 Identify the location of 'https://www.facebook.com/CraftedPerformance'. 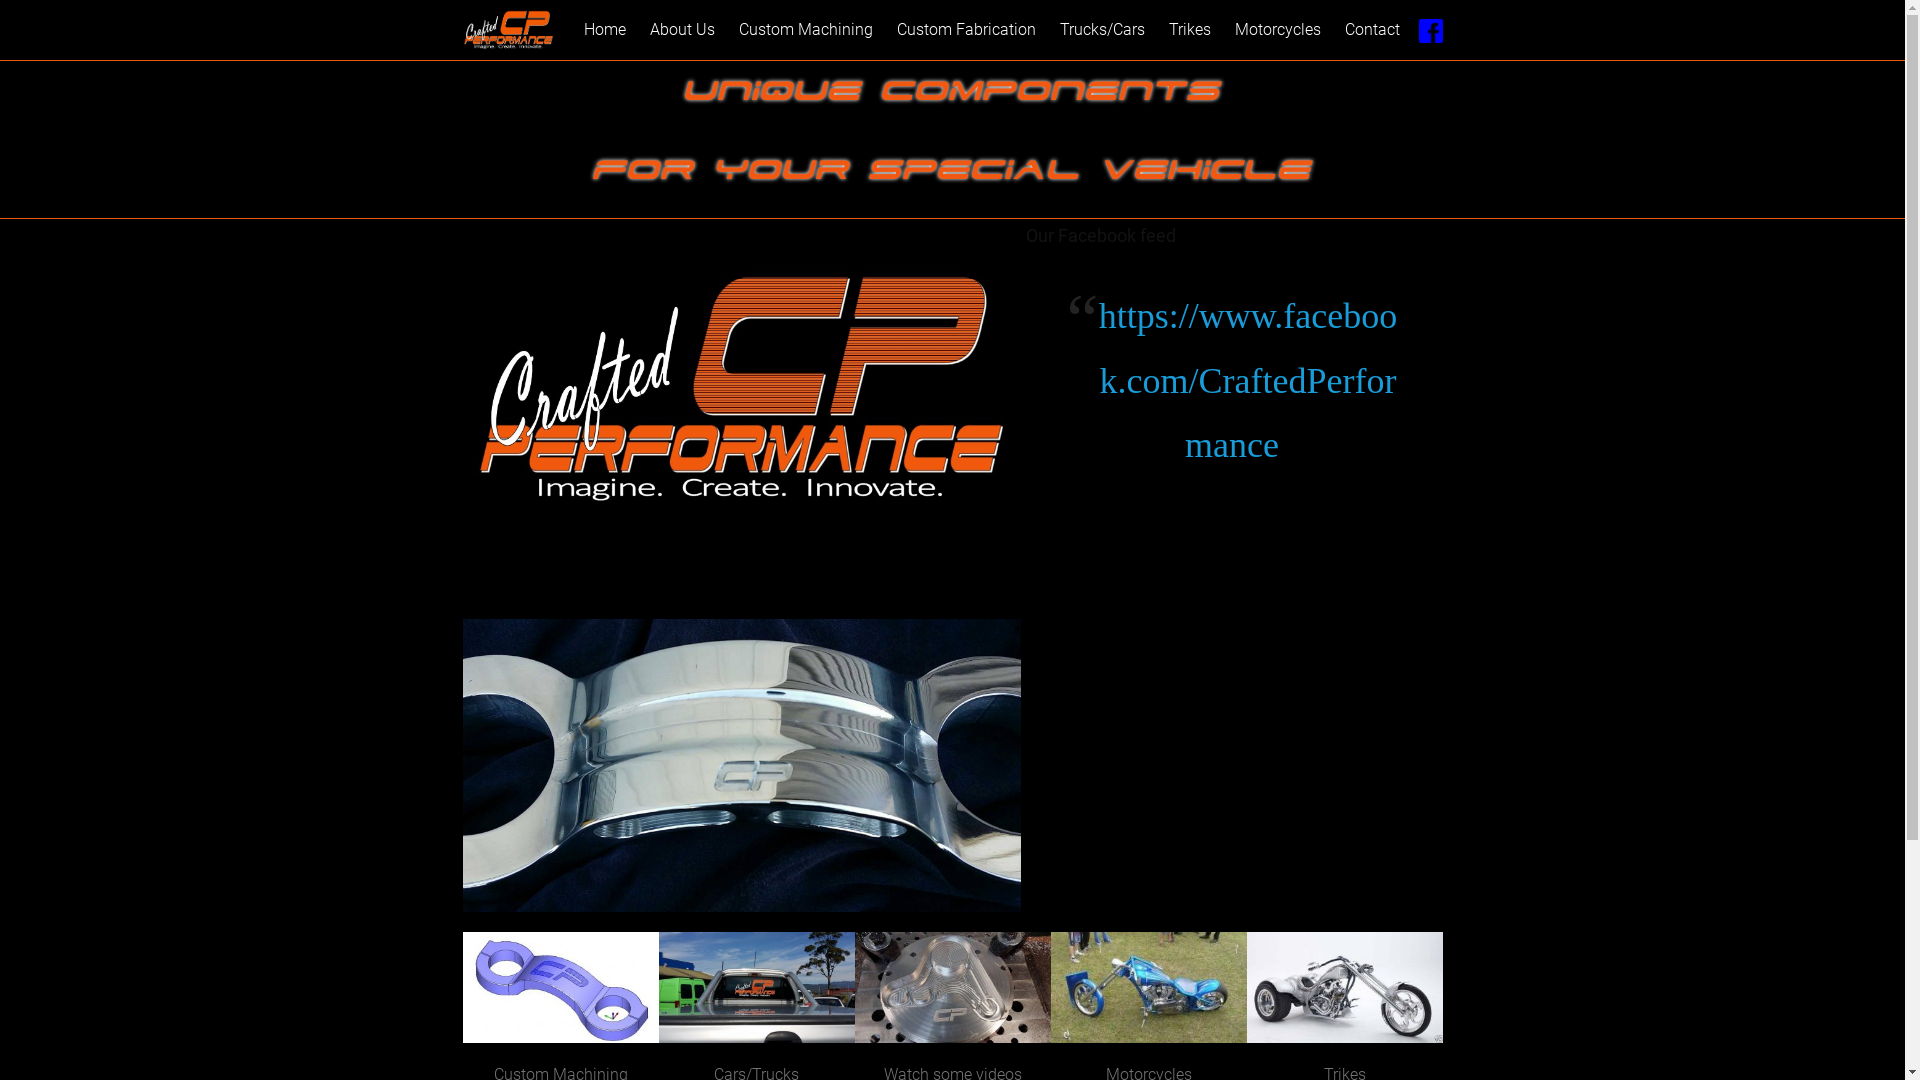
(1247, 381).